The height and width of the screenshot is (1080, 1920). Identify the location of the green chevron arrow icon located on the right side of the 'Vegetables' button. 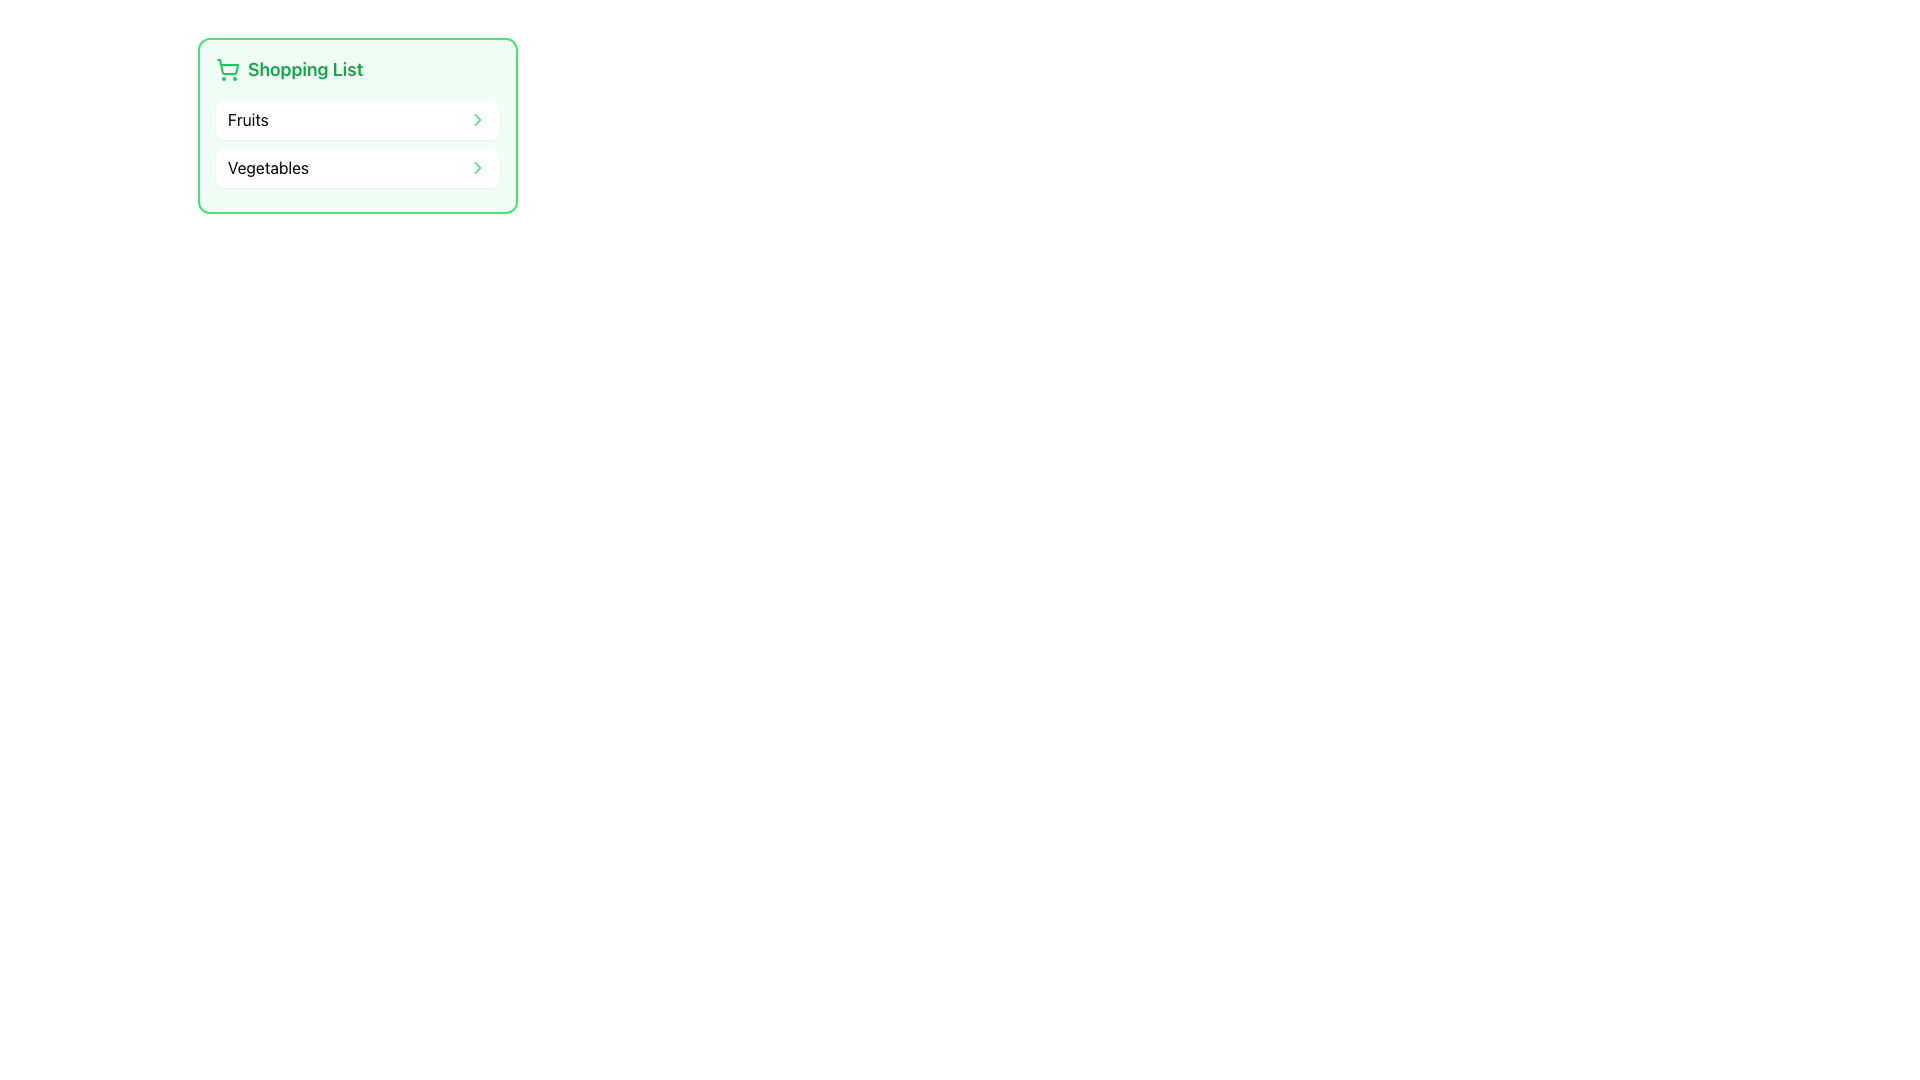
(477, 167).